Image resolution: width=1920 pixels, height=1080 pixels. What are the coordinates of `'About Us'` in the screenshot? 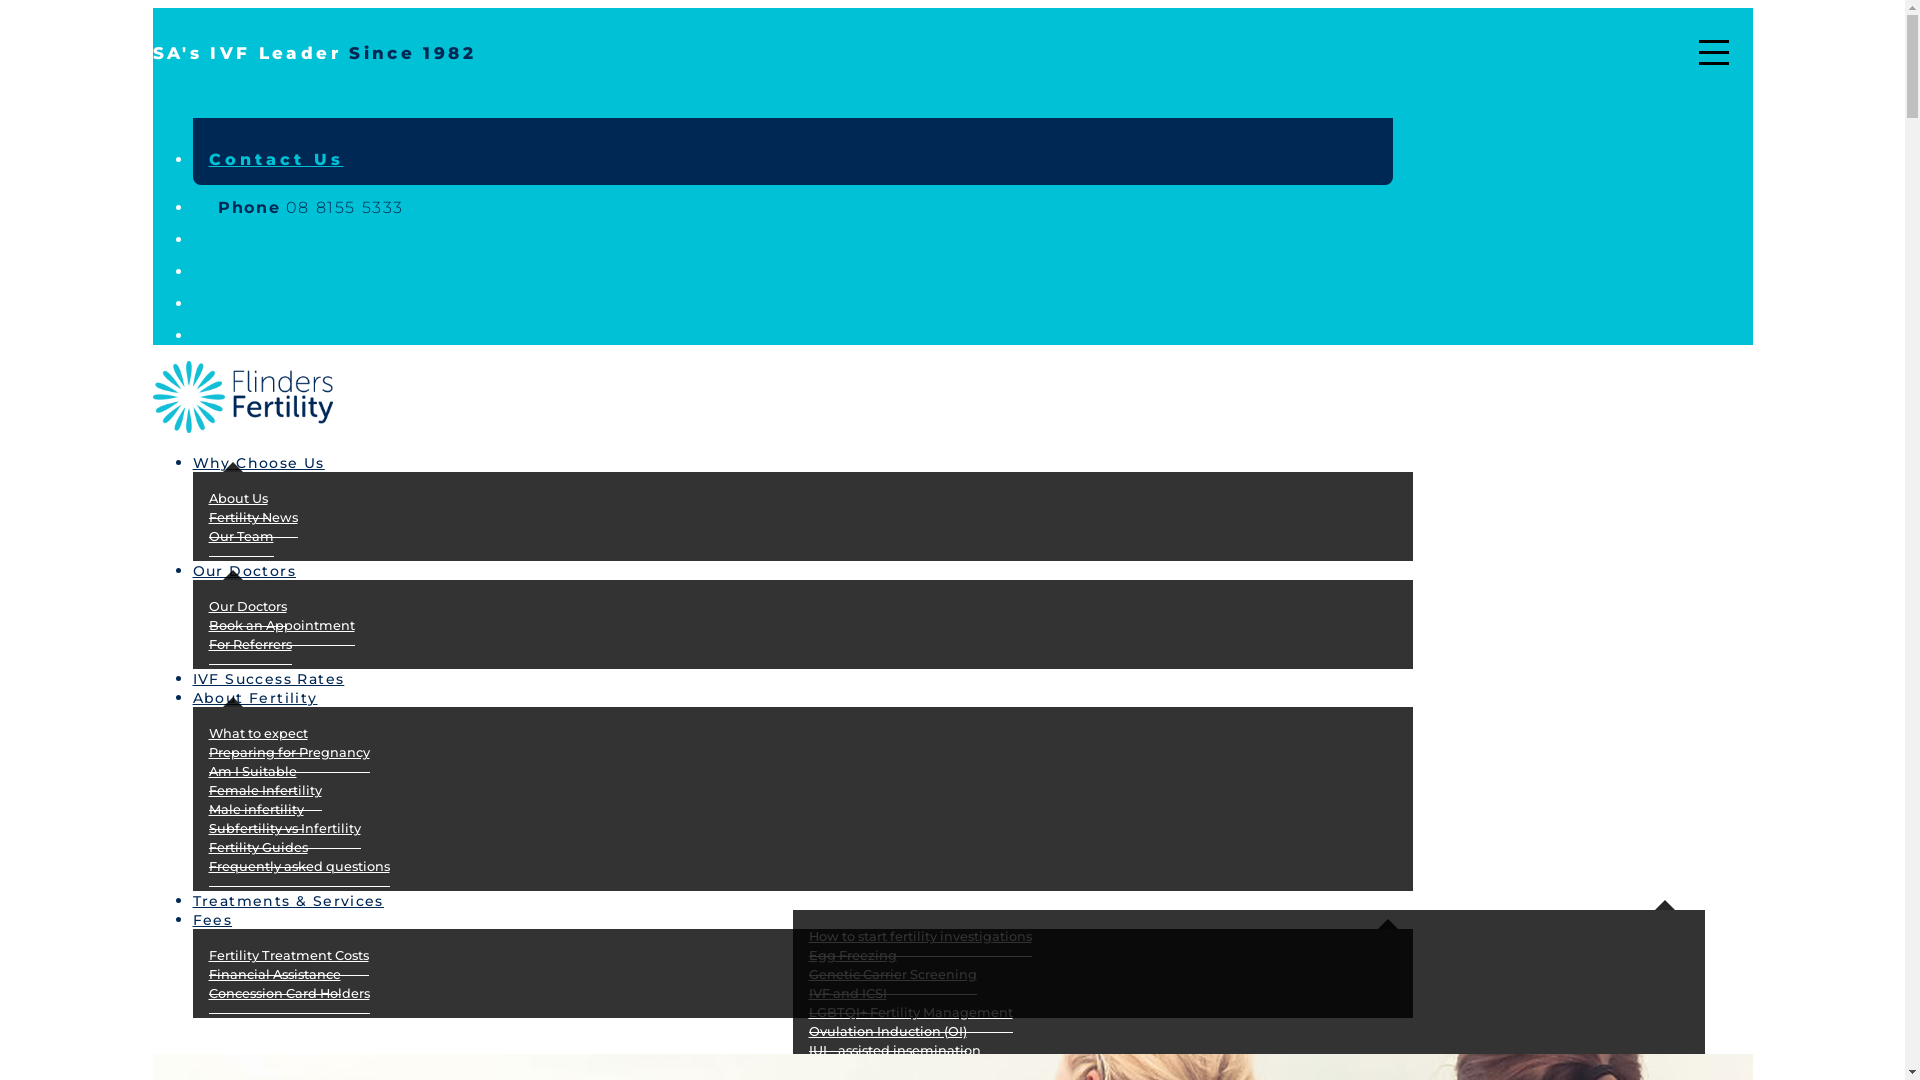 It's located at (237, 497).